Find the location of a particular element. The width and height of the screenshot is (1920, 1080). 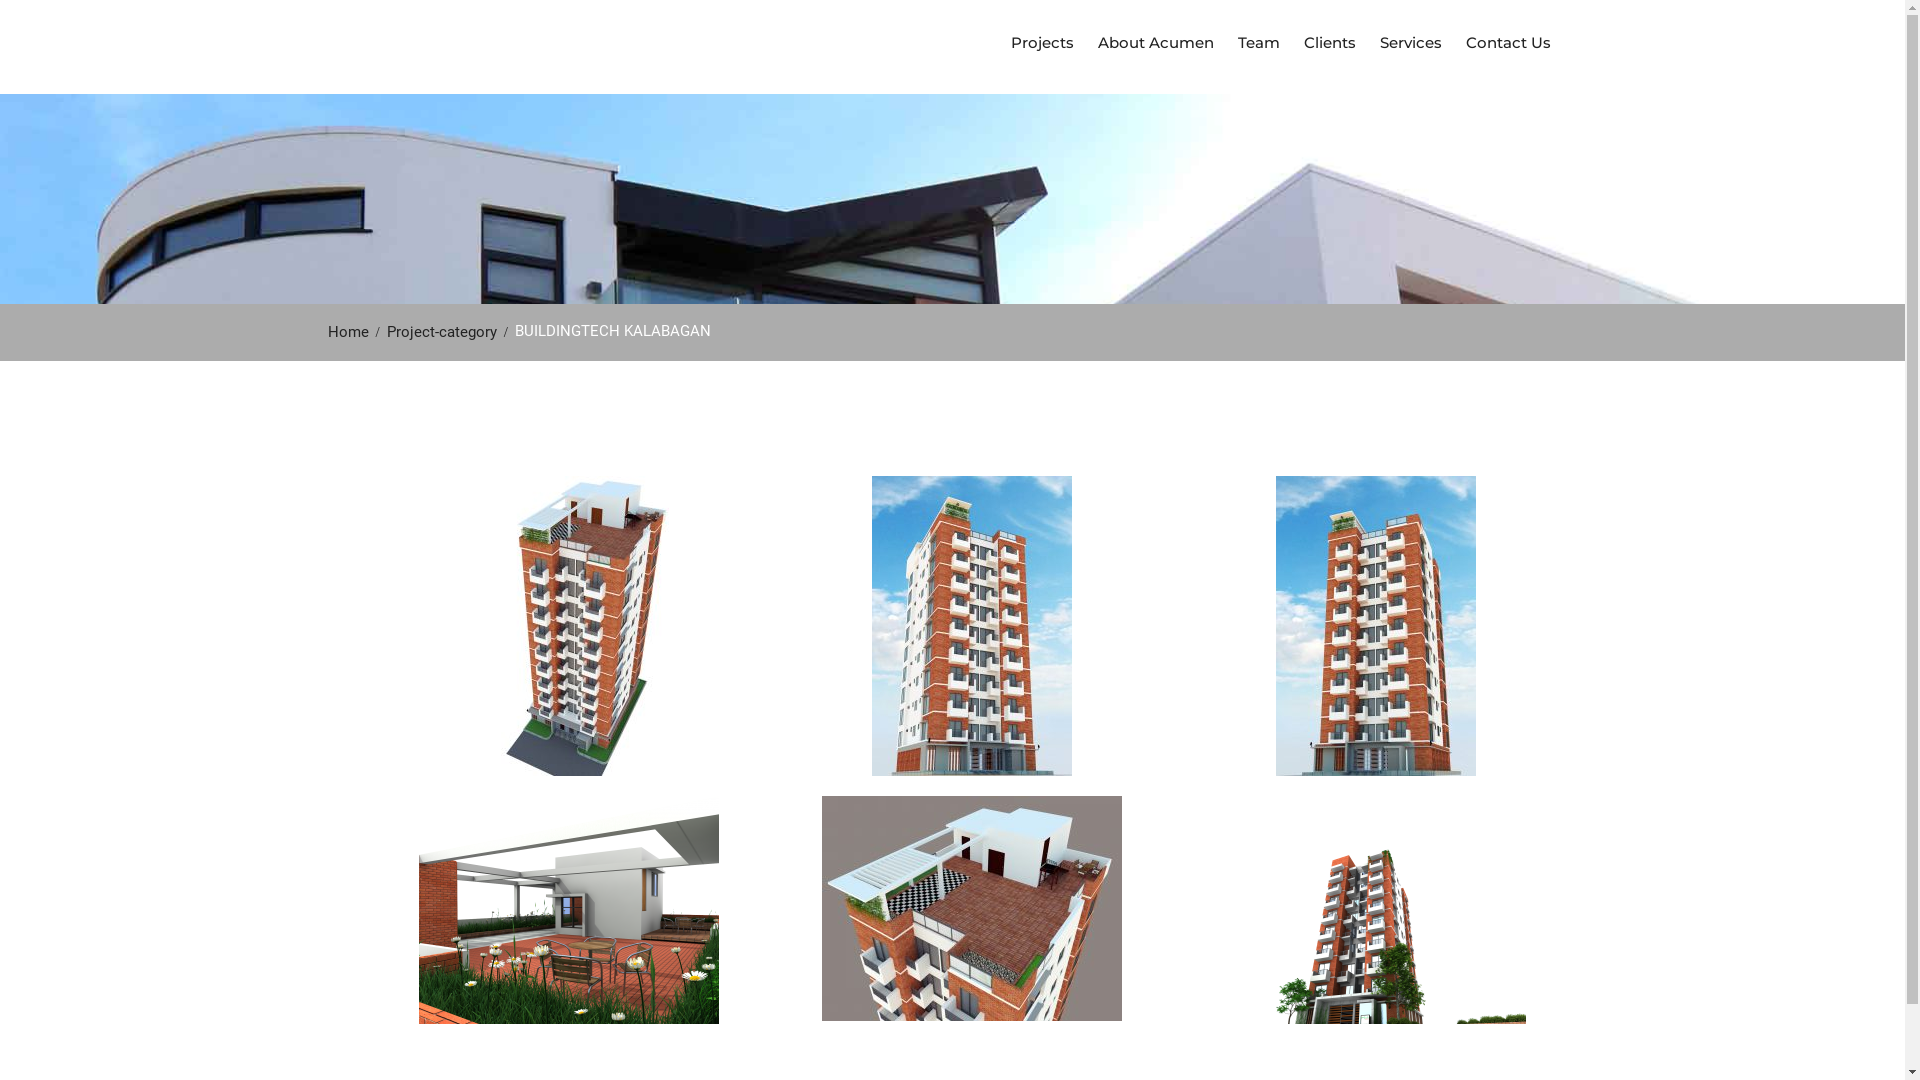

'Projects' is located at coordinates (1040, 42).